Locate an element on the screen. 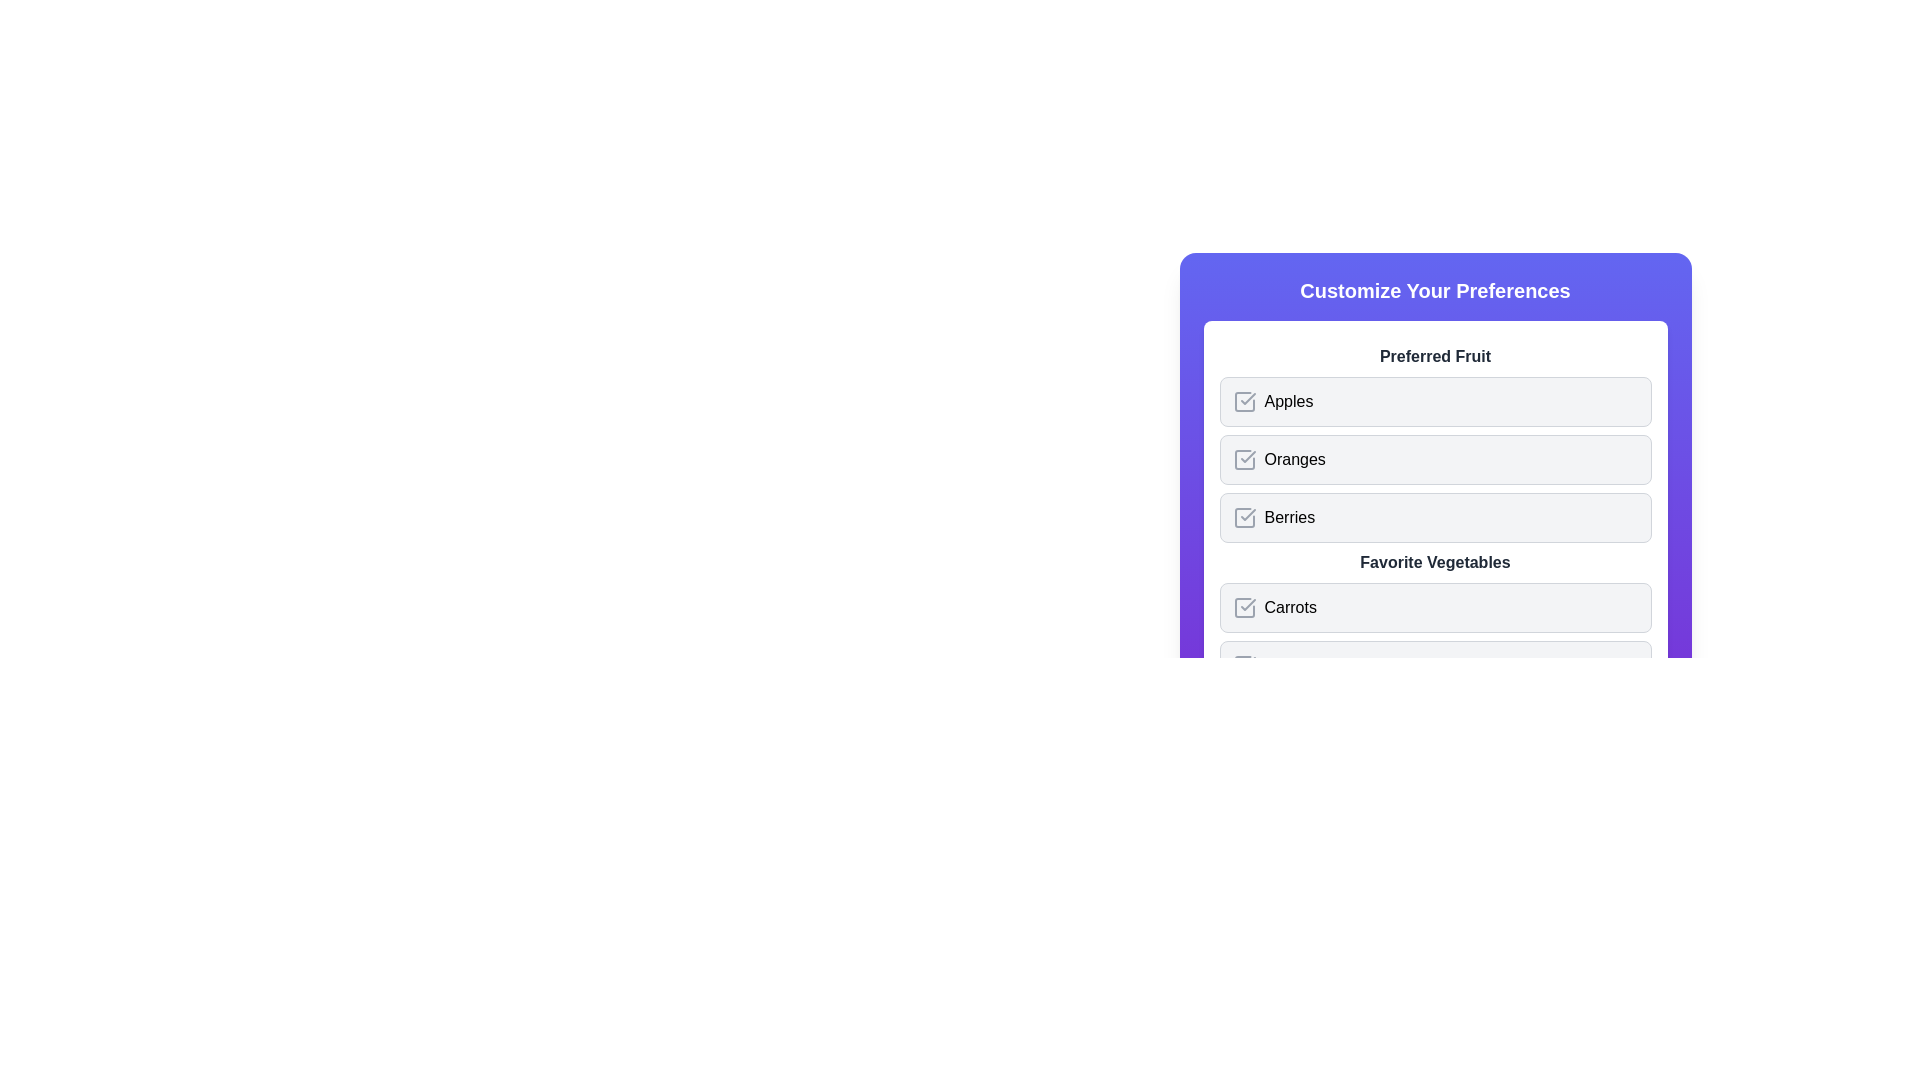 The image size is (1920, 1080). the checkbox for the 'Berries' preference located in the third row under the 'Preferred Fruit' section is located at coordinates (1243, 516).